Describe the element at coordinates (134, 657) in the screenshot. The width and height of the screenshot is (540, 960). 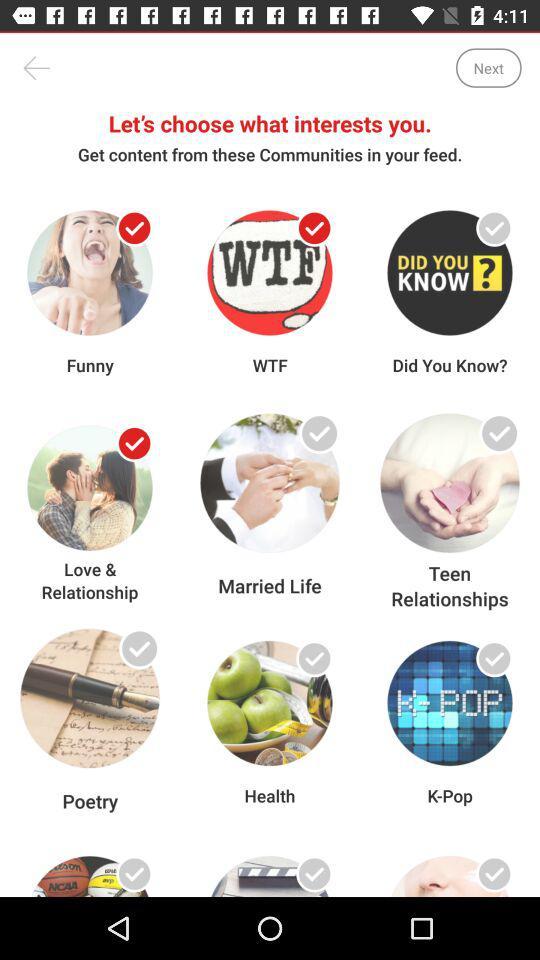
I see `selection check box` at that location.